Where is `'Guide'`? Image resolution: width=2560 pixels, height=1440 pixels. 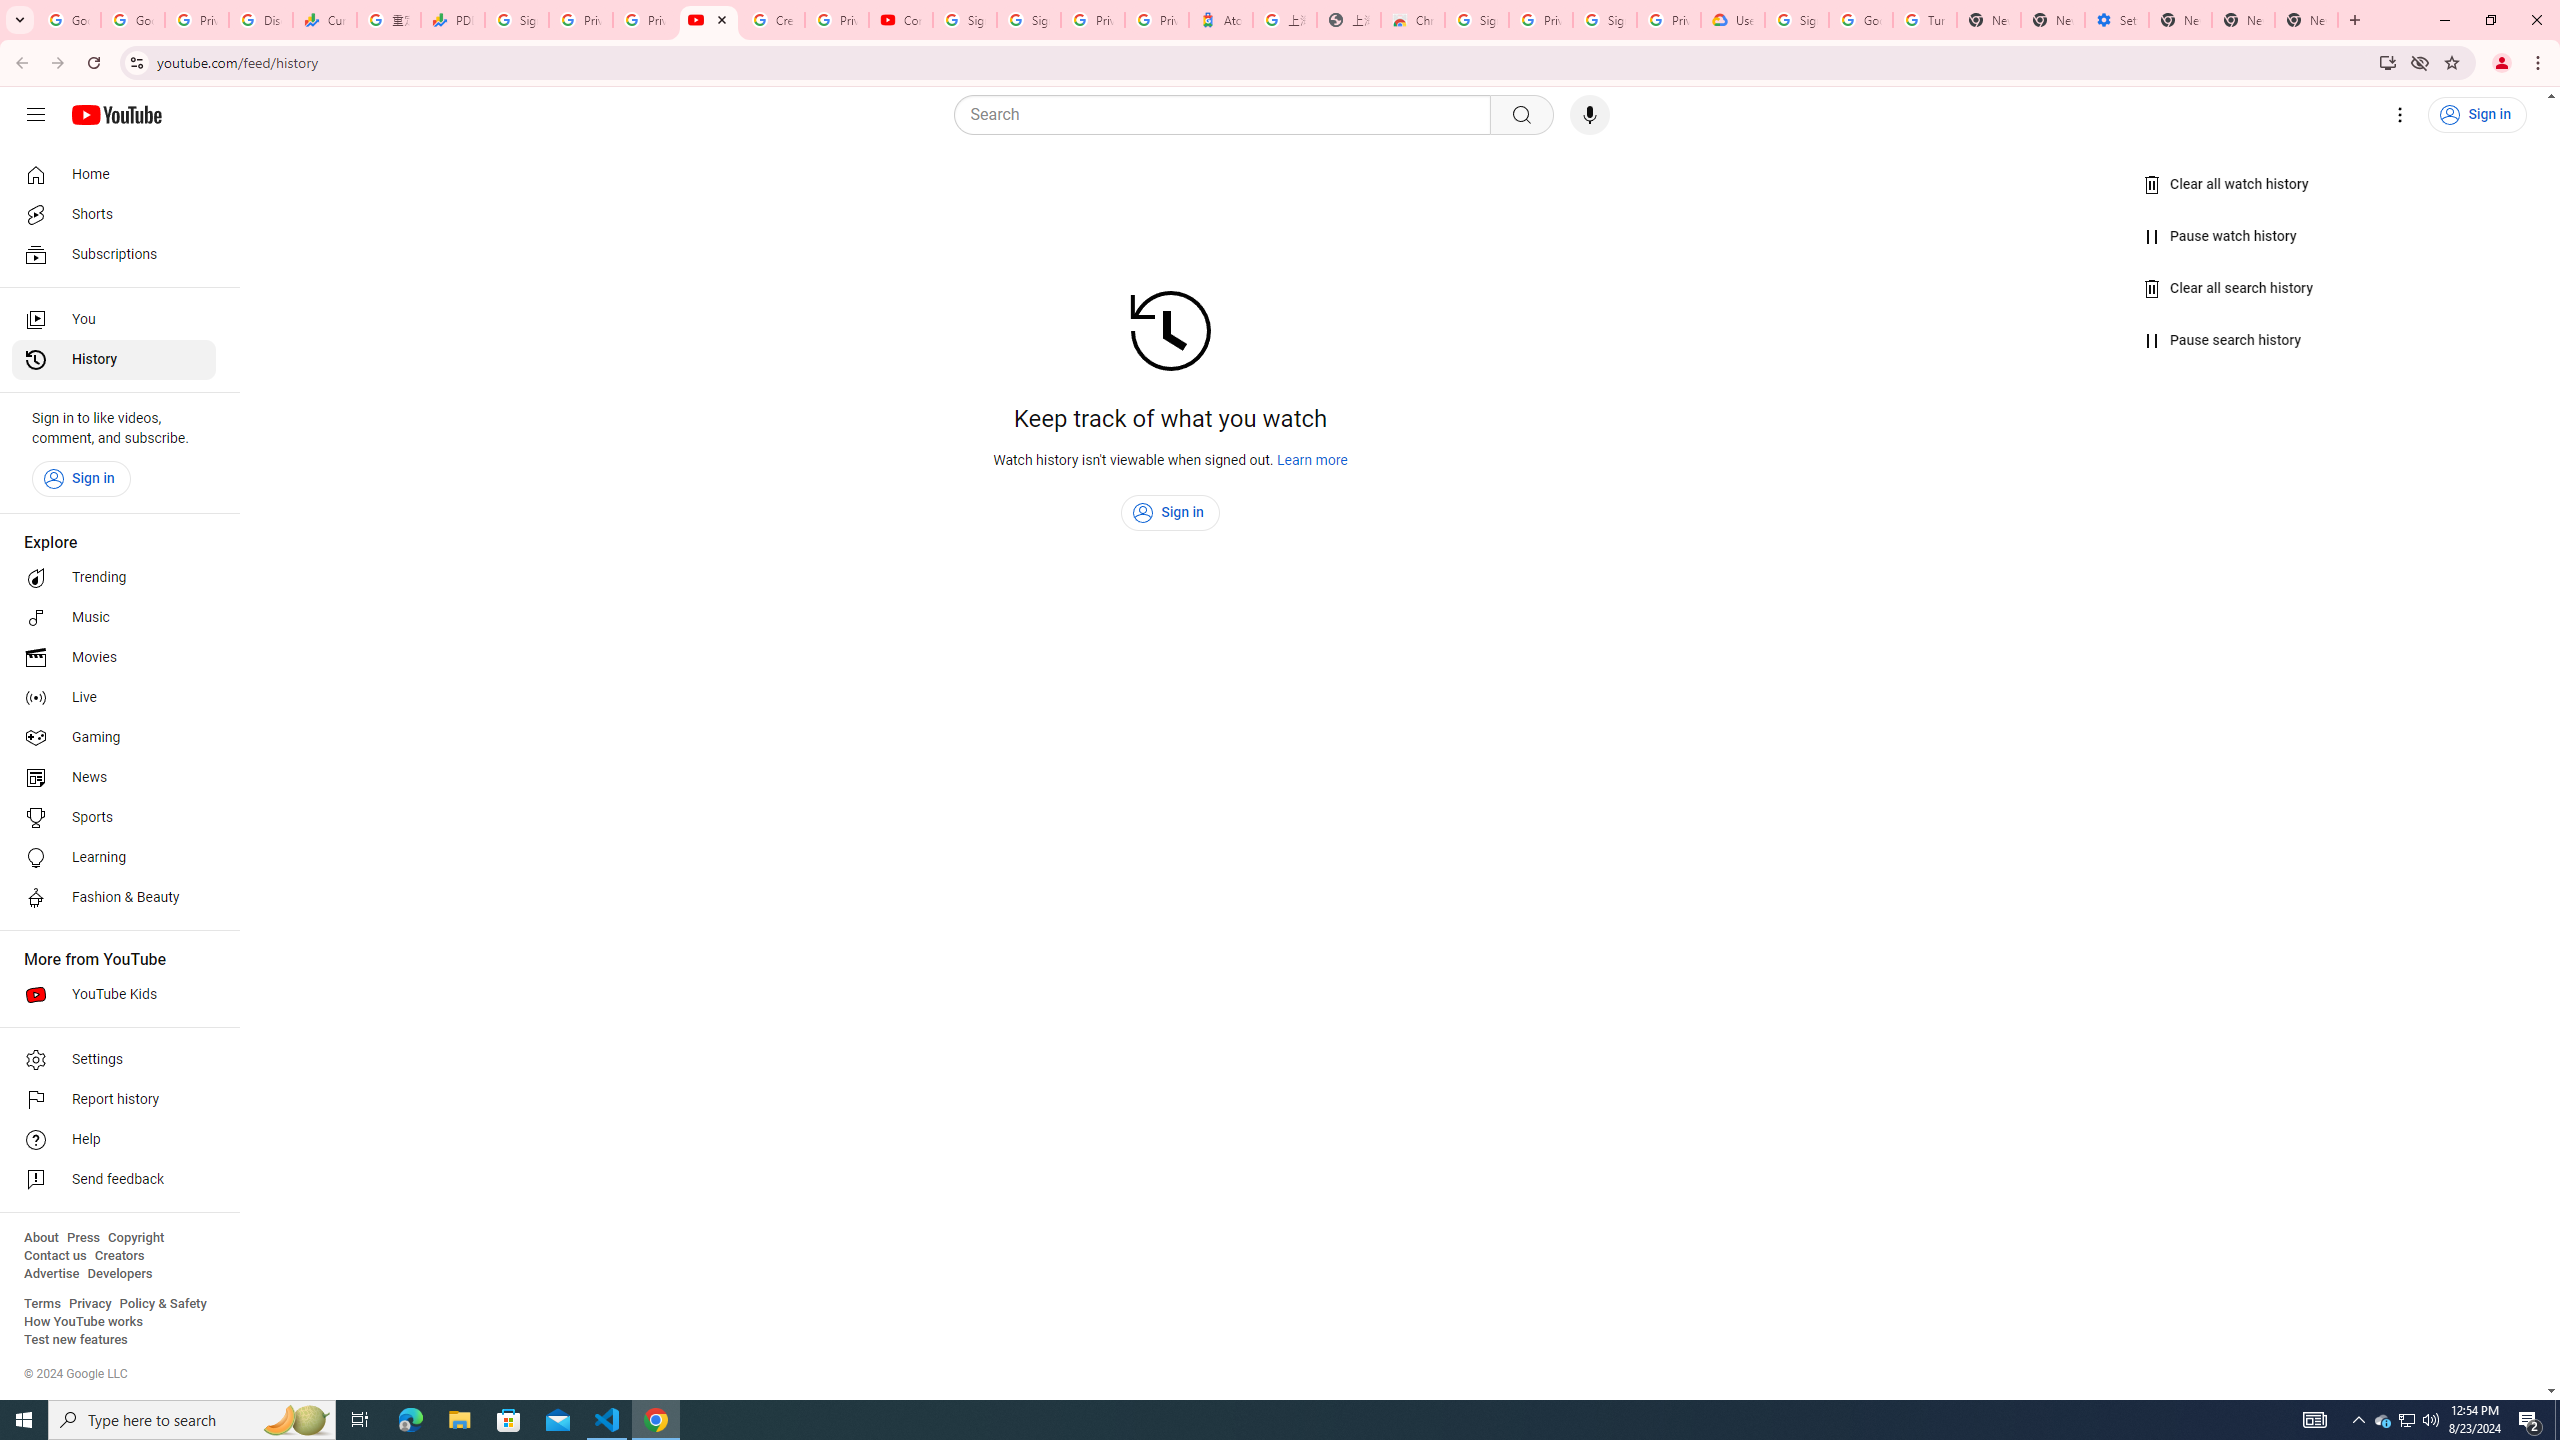 'Guide' is located at coordinates (34, 114).